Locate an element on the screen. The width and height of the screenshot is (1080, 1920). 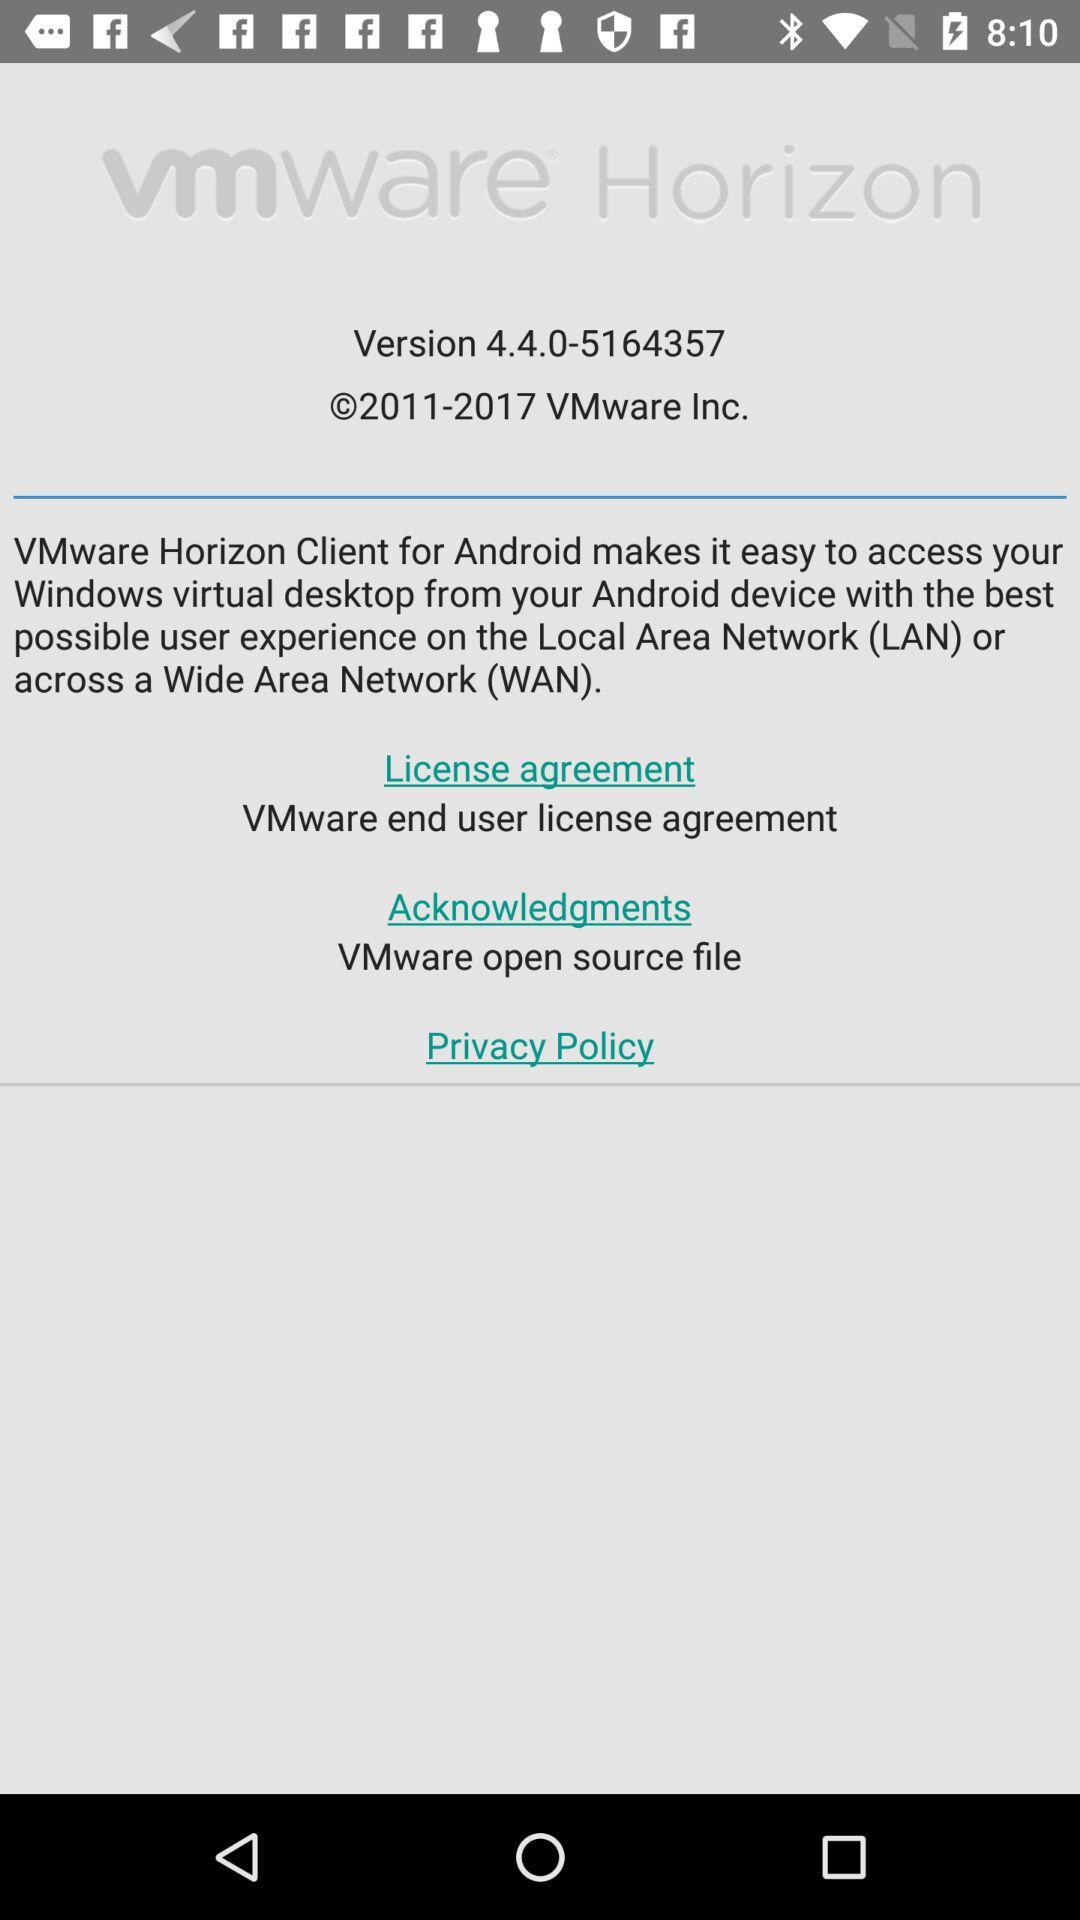
the privacy policy is located at coordinates (540, 1043).